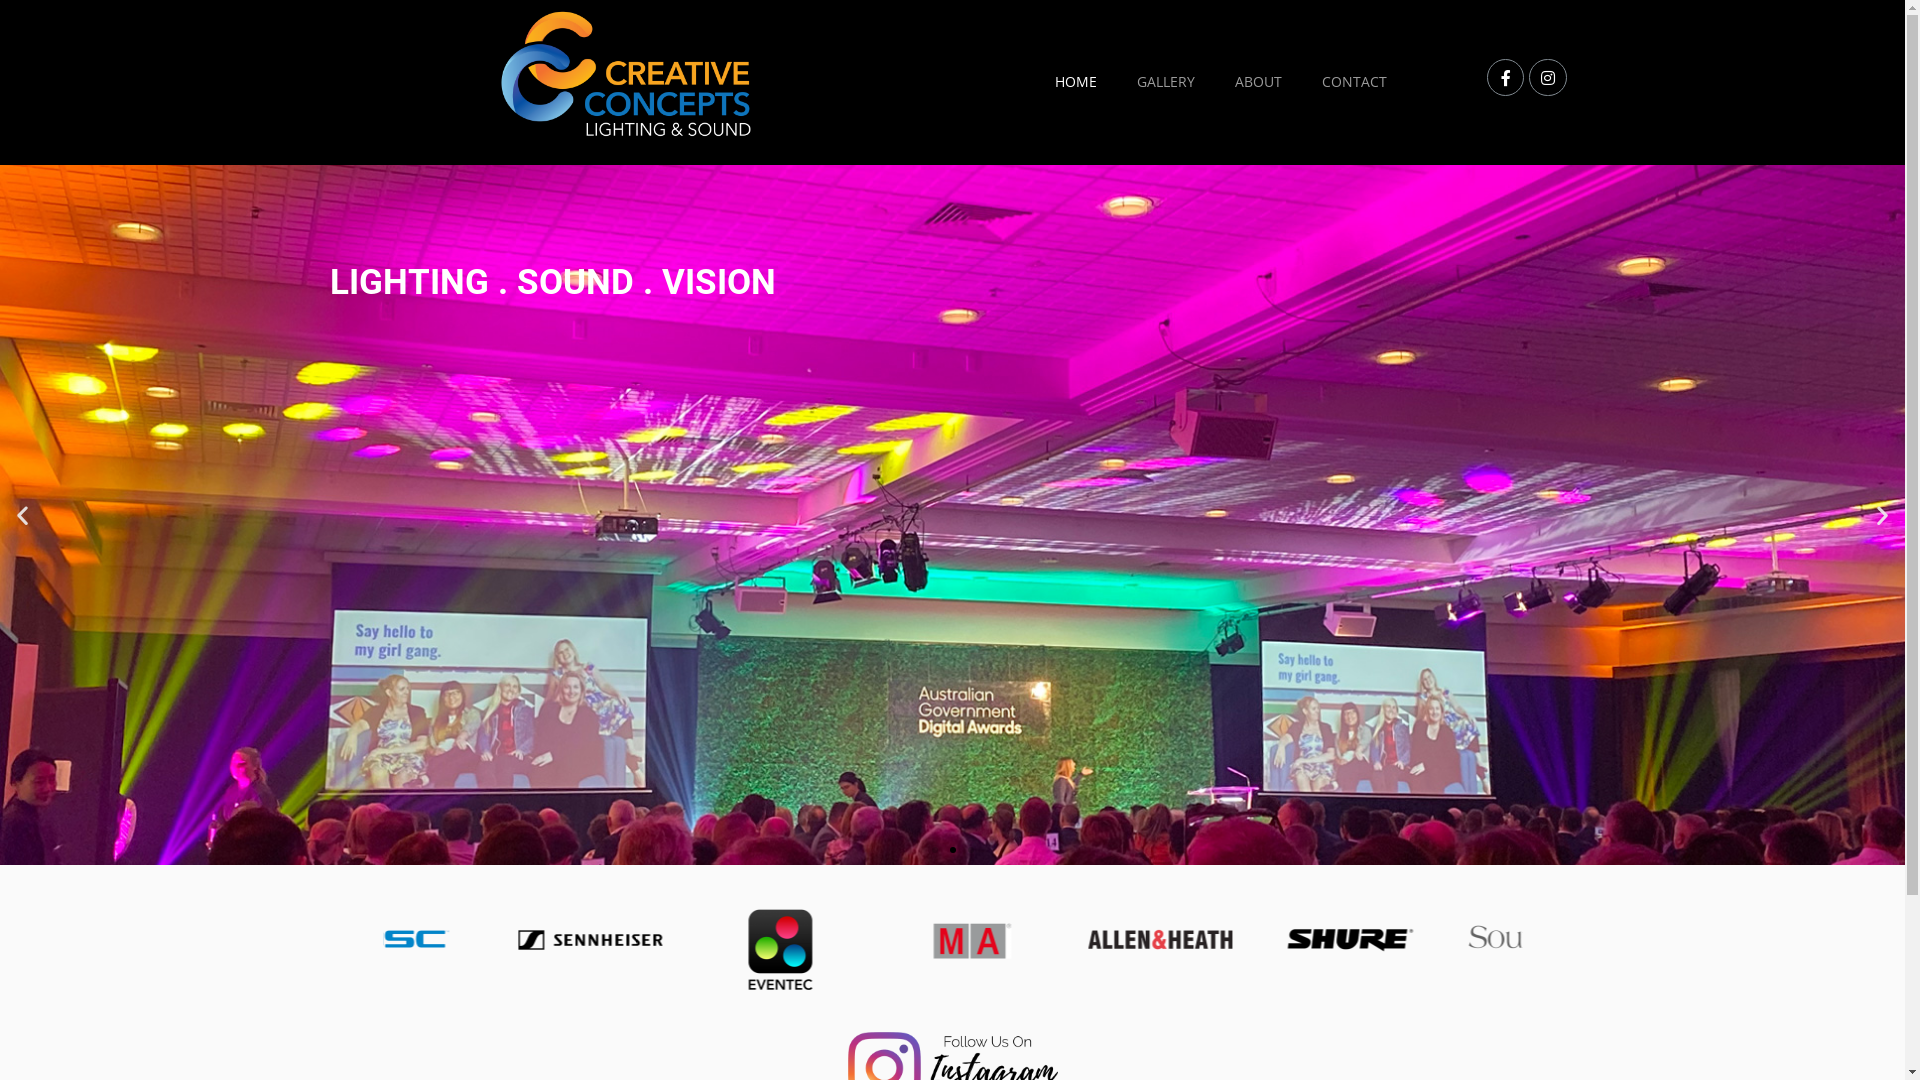 The image size is (1920, 1080). What do you see at coordinates (1166, 80) in the screenshot?
I see `'GALLERY'` at bounding box center [1166, 80].